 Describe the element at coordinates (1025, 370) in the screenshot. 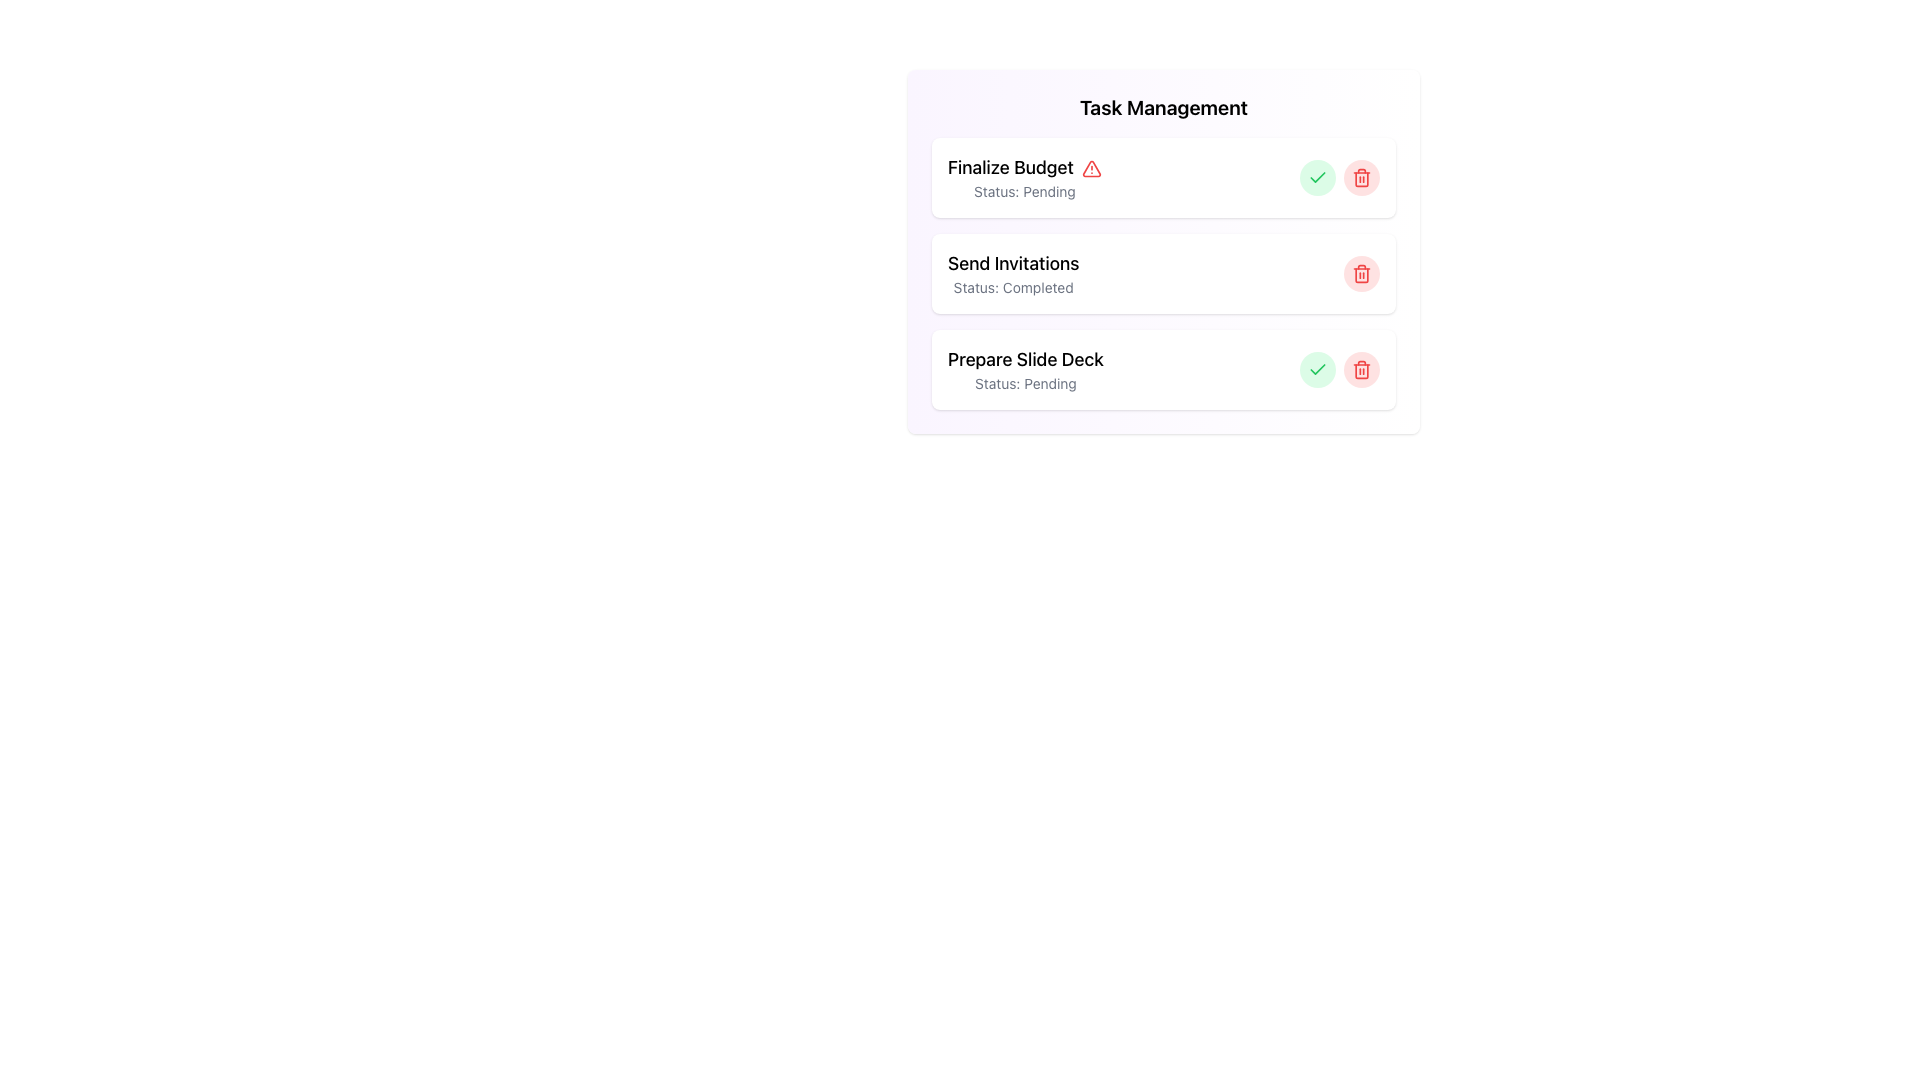

I see `the Text Display Unit that displays 'Prepare Slide Deck' in bold with the status 'pending' underneath it, which is the third item in the task management list` at that location.